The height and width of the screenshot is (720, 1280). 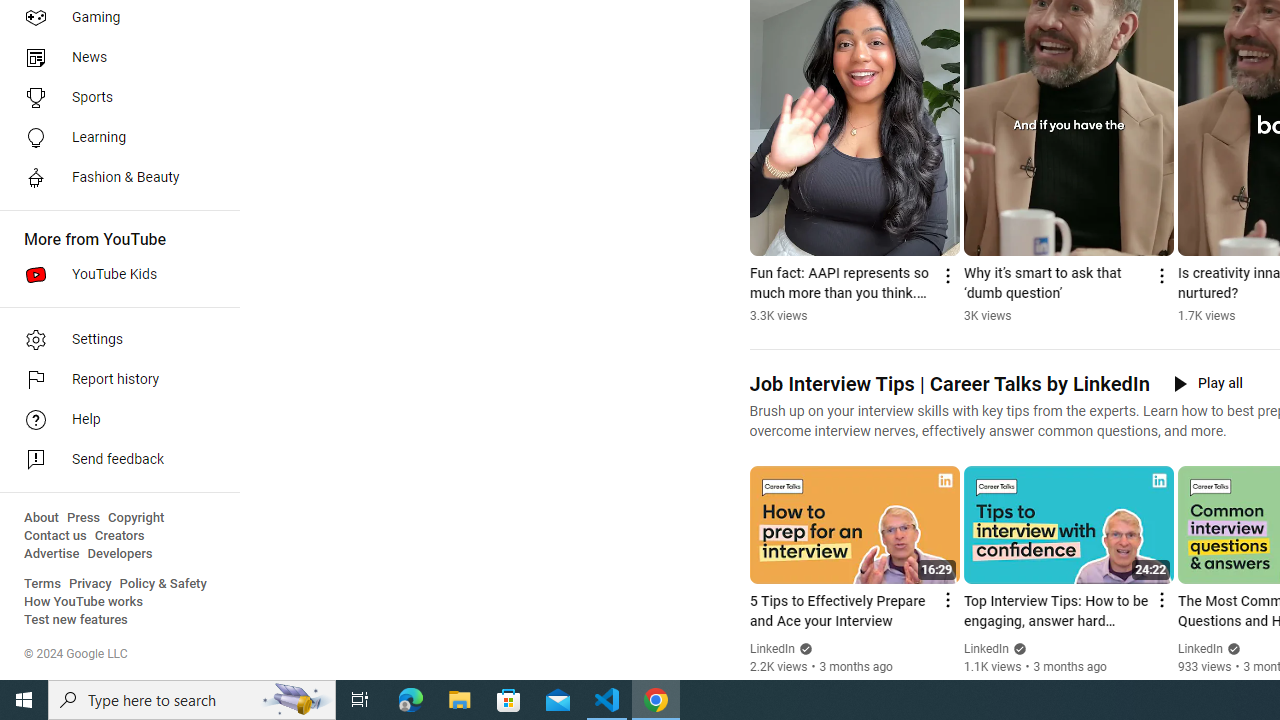 What do you see at coordinates (1231, 648) in the screenshot?
I see `'Verified'` at bounding box center [1231, 648].